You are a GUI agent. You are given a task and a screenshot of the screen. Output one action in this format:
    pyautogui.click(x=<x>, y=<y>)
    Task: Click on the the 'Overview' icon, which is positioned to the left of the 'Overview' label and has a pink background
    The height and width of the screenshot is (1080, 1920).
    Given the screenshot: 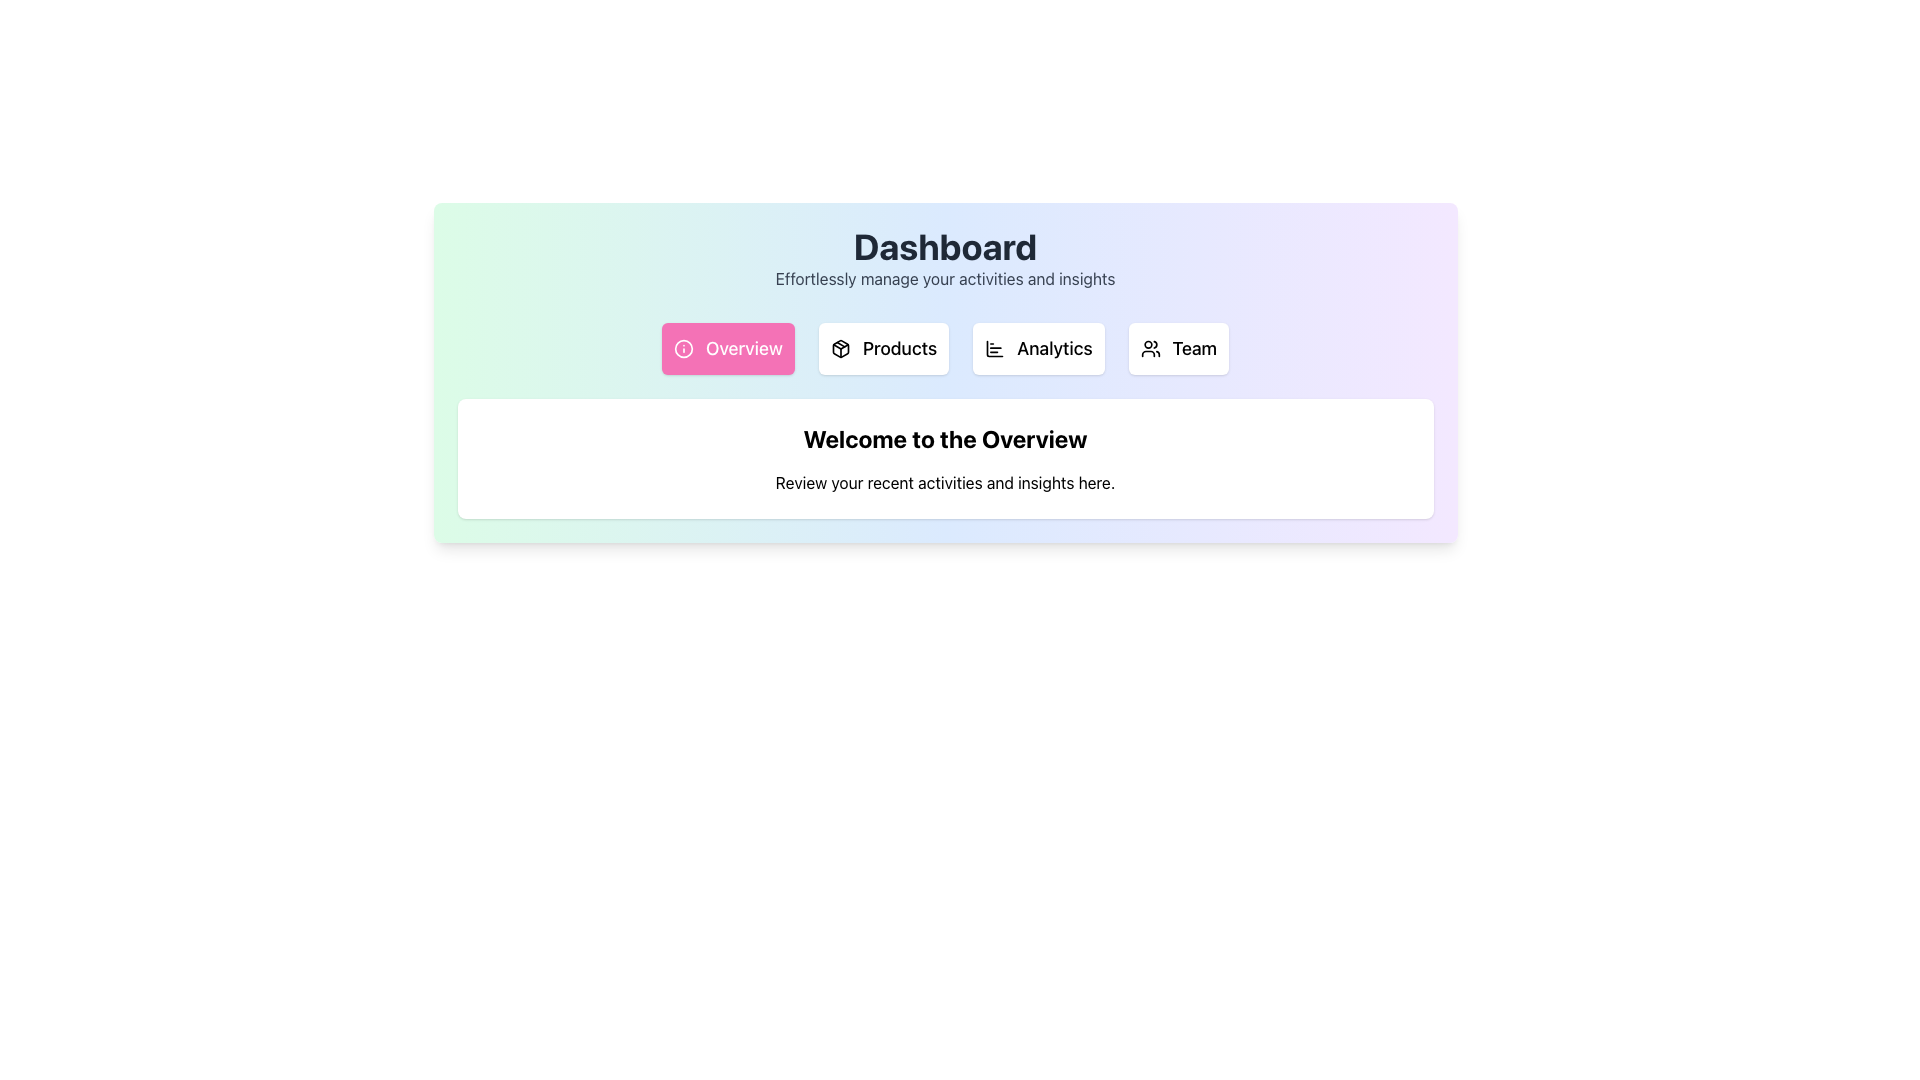 What is the action you would take?
    pyautogui.click(x=683, y=347)
    